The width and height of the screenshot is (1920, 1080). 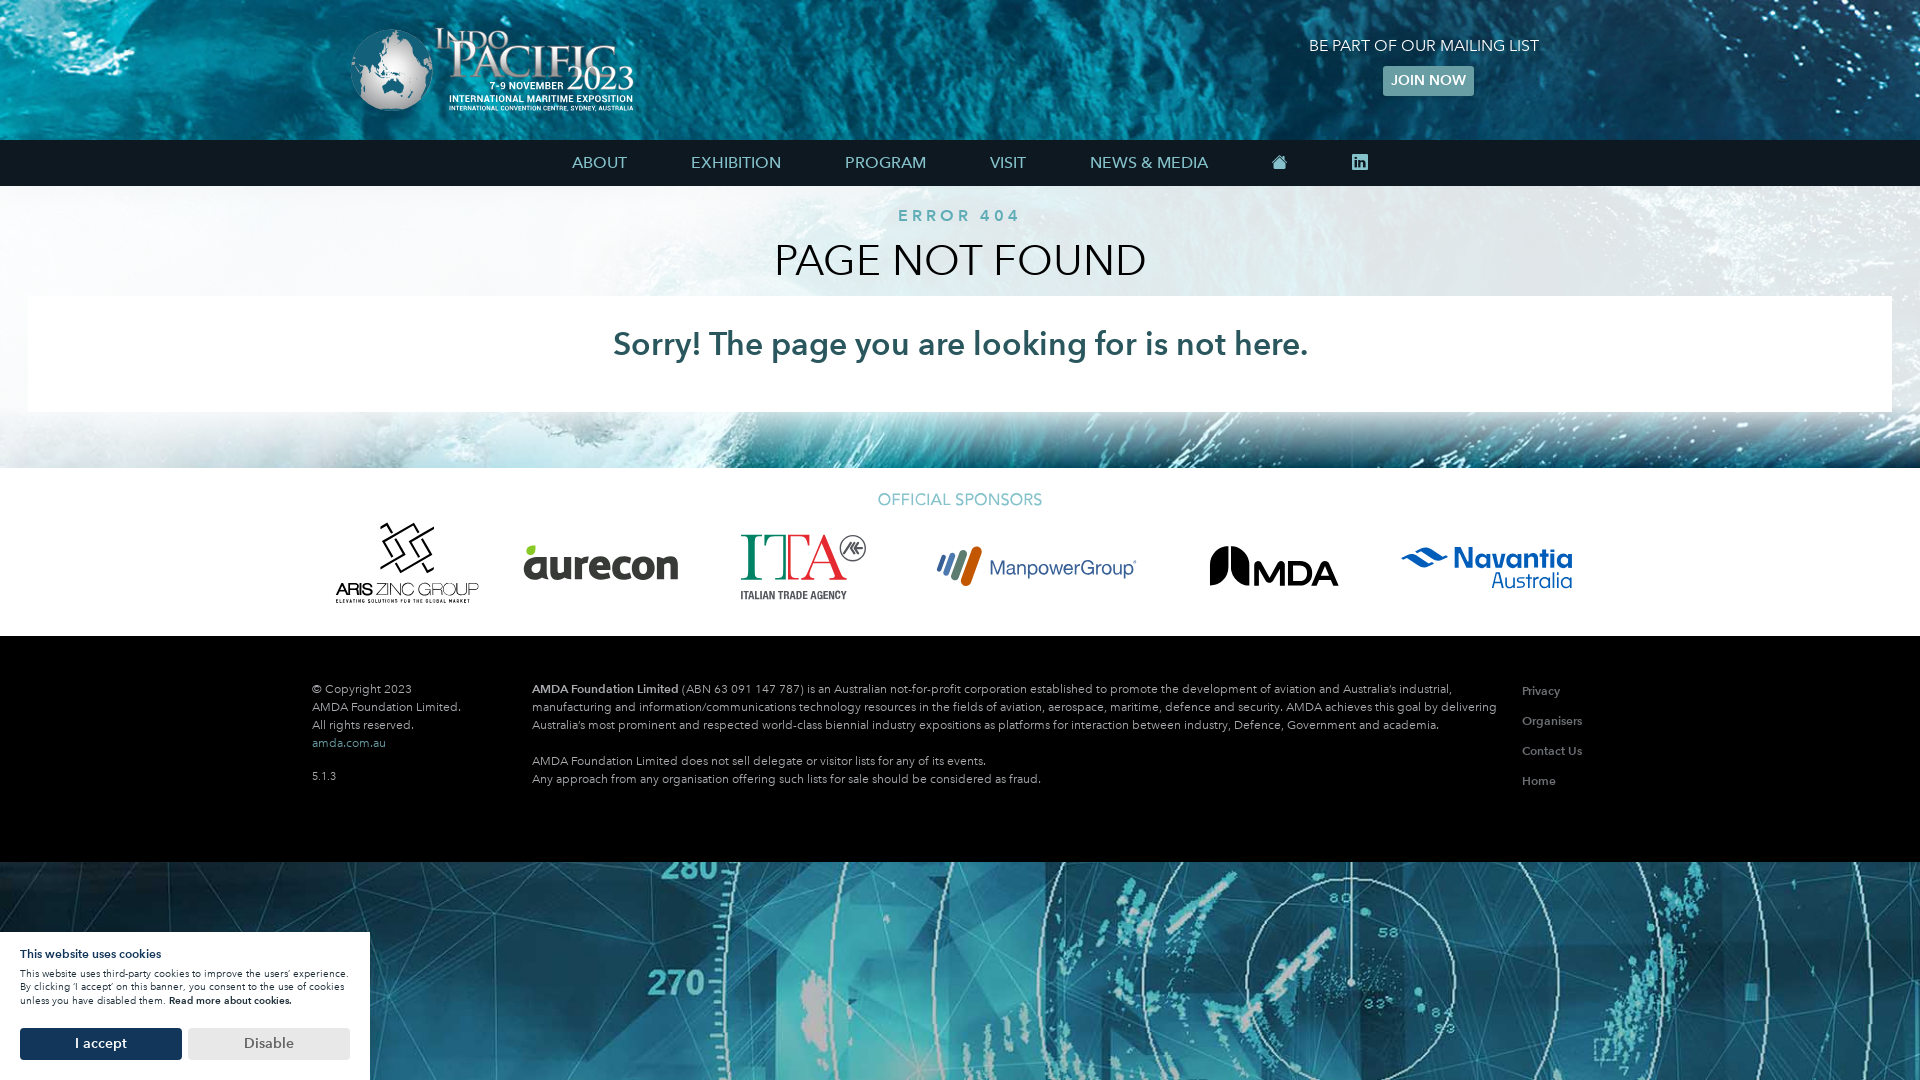 What do you see at coordinates (662, 161) in the screenshot?
I see `'EXHIBITION'` at bounding box center [662, 161].